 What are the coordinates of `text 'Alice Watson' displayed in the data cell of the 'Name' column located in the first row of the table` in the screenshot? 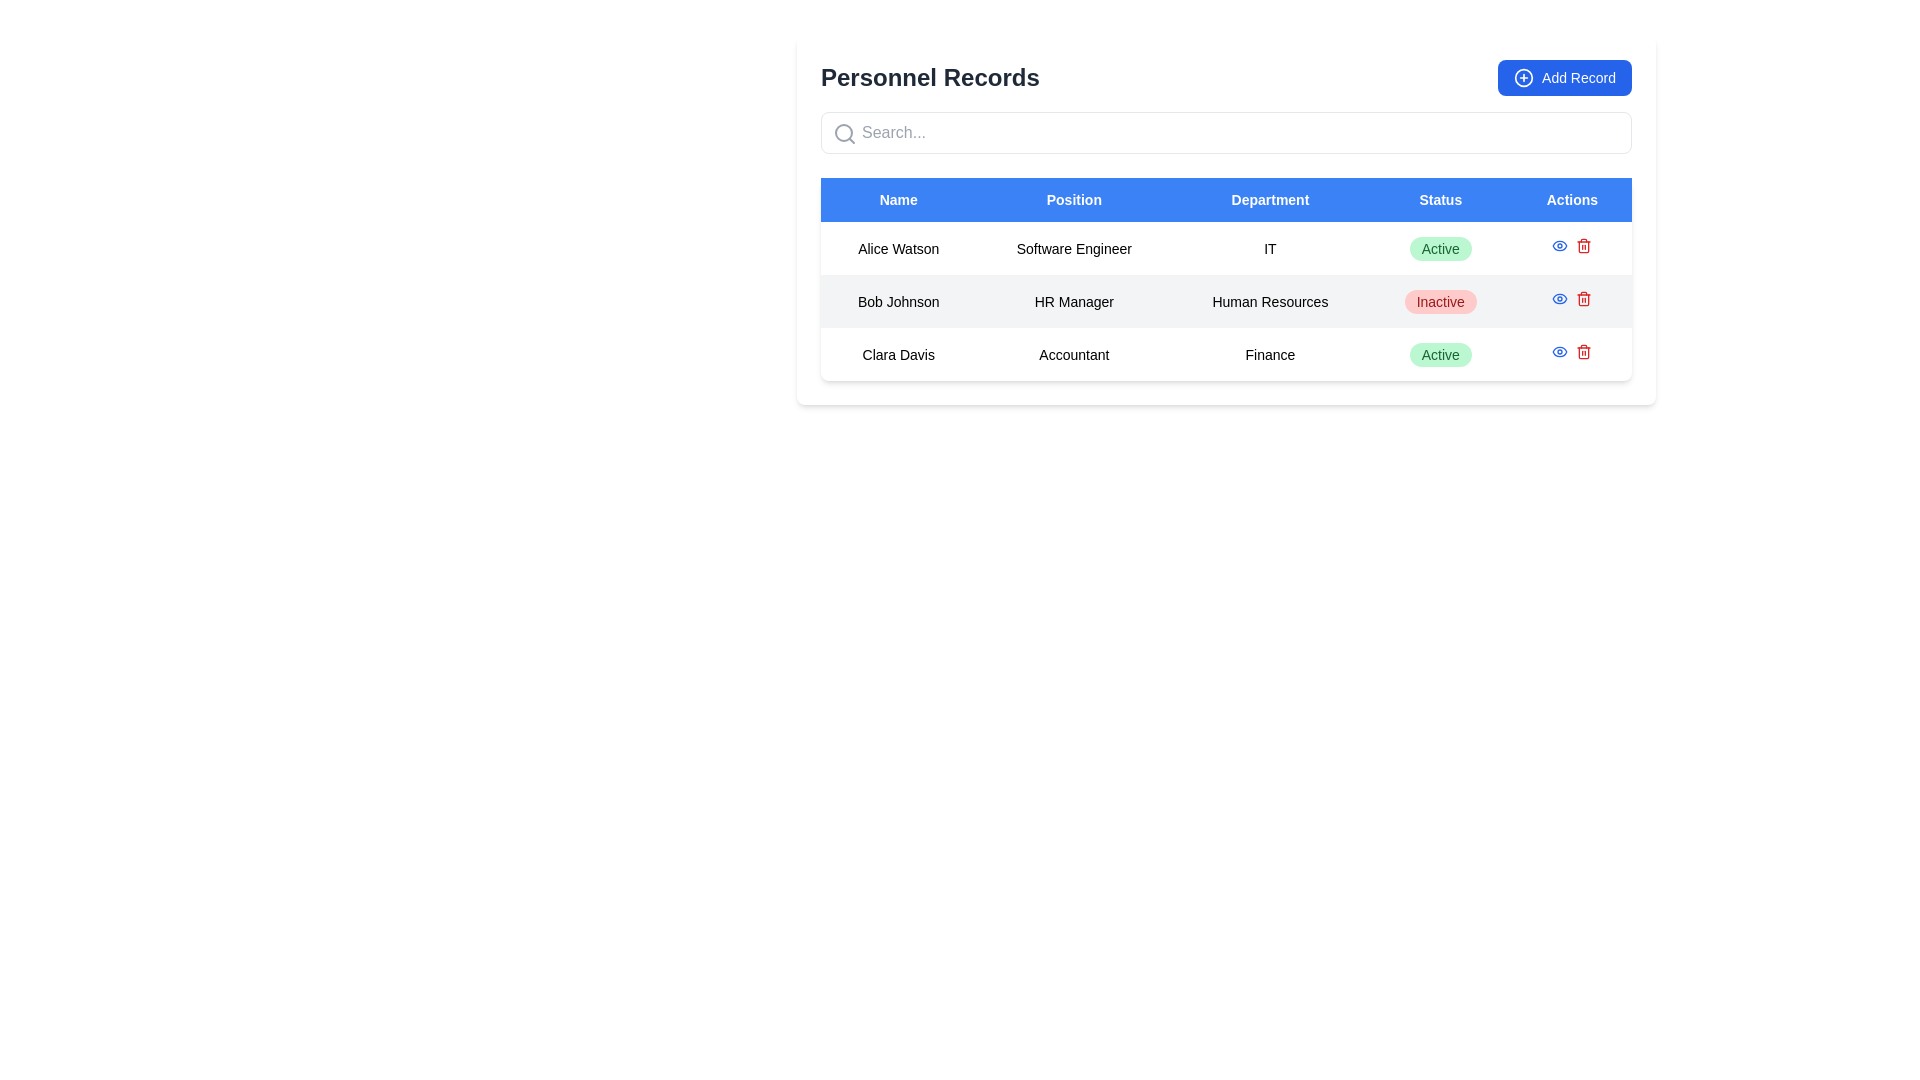 It's located at (897, 247).